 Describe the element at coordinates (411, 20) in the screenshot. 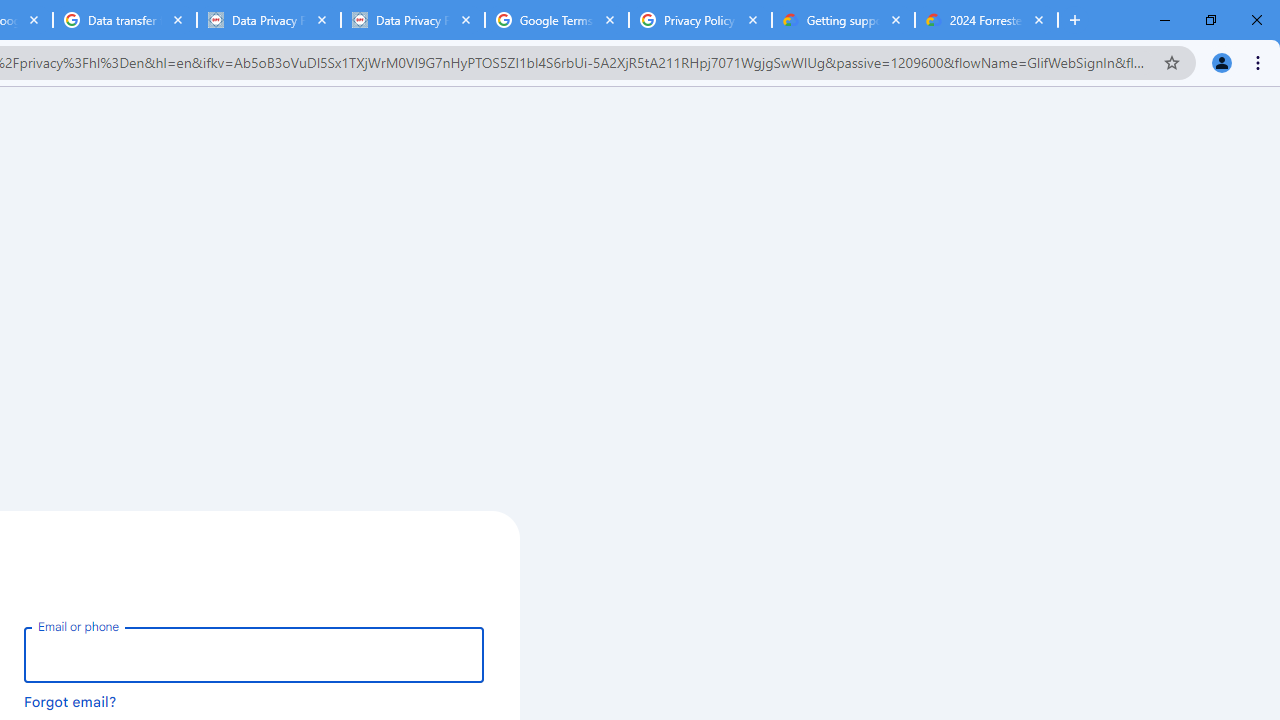

I see `'Data Privacy Framework'` at that location.